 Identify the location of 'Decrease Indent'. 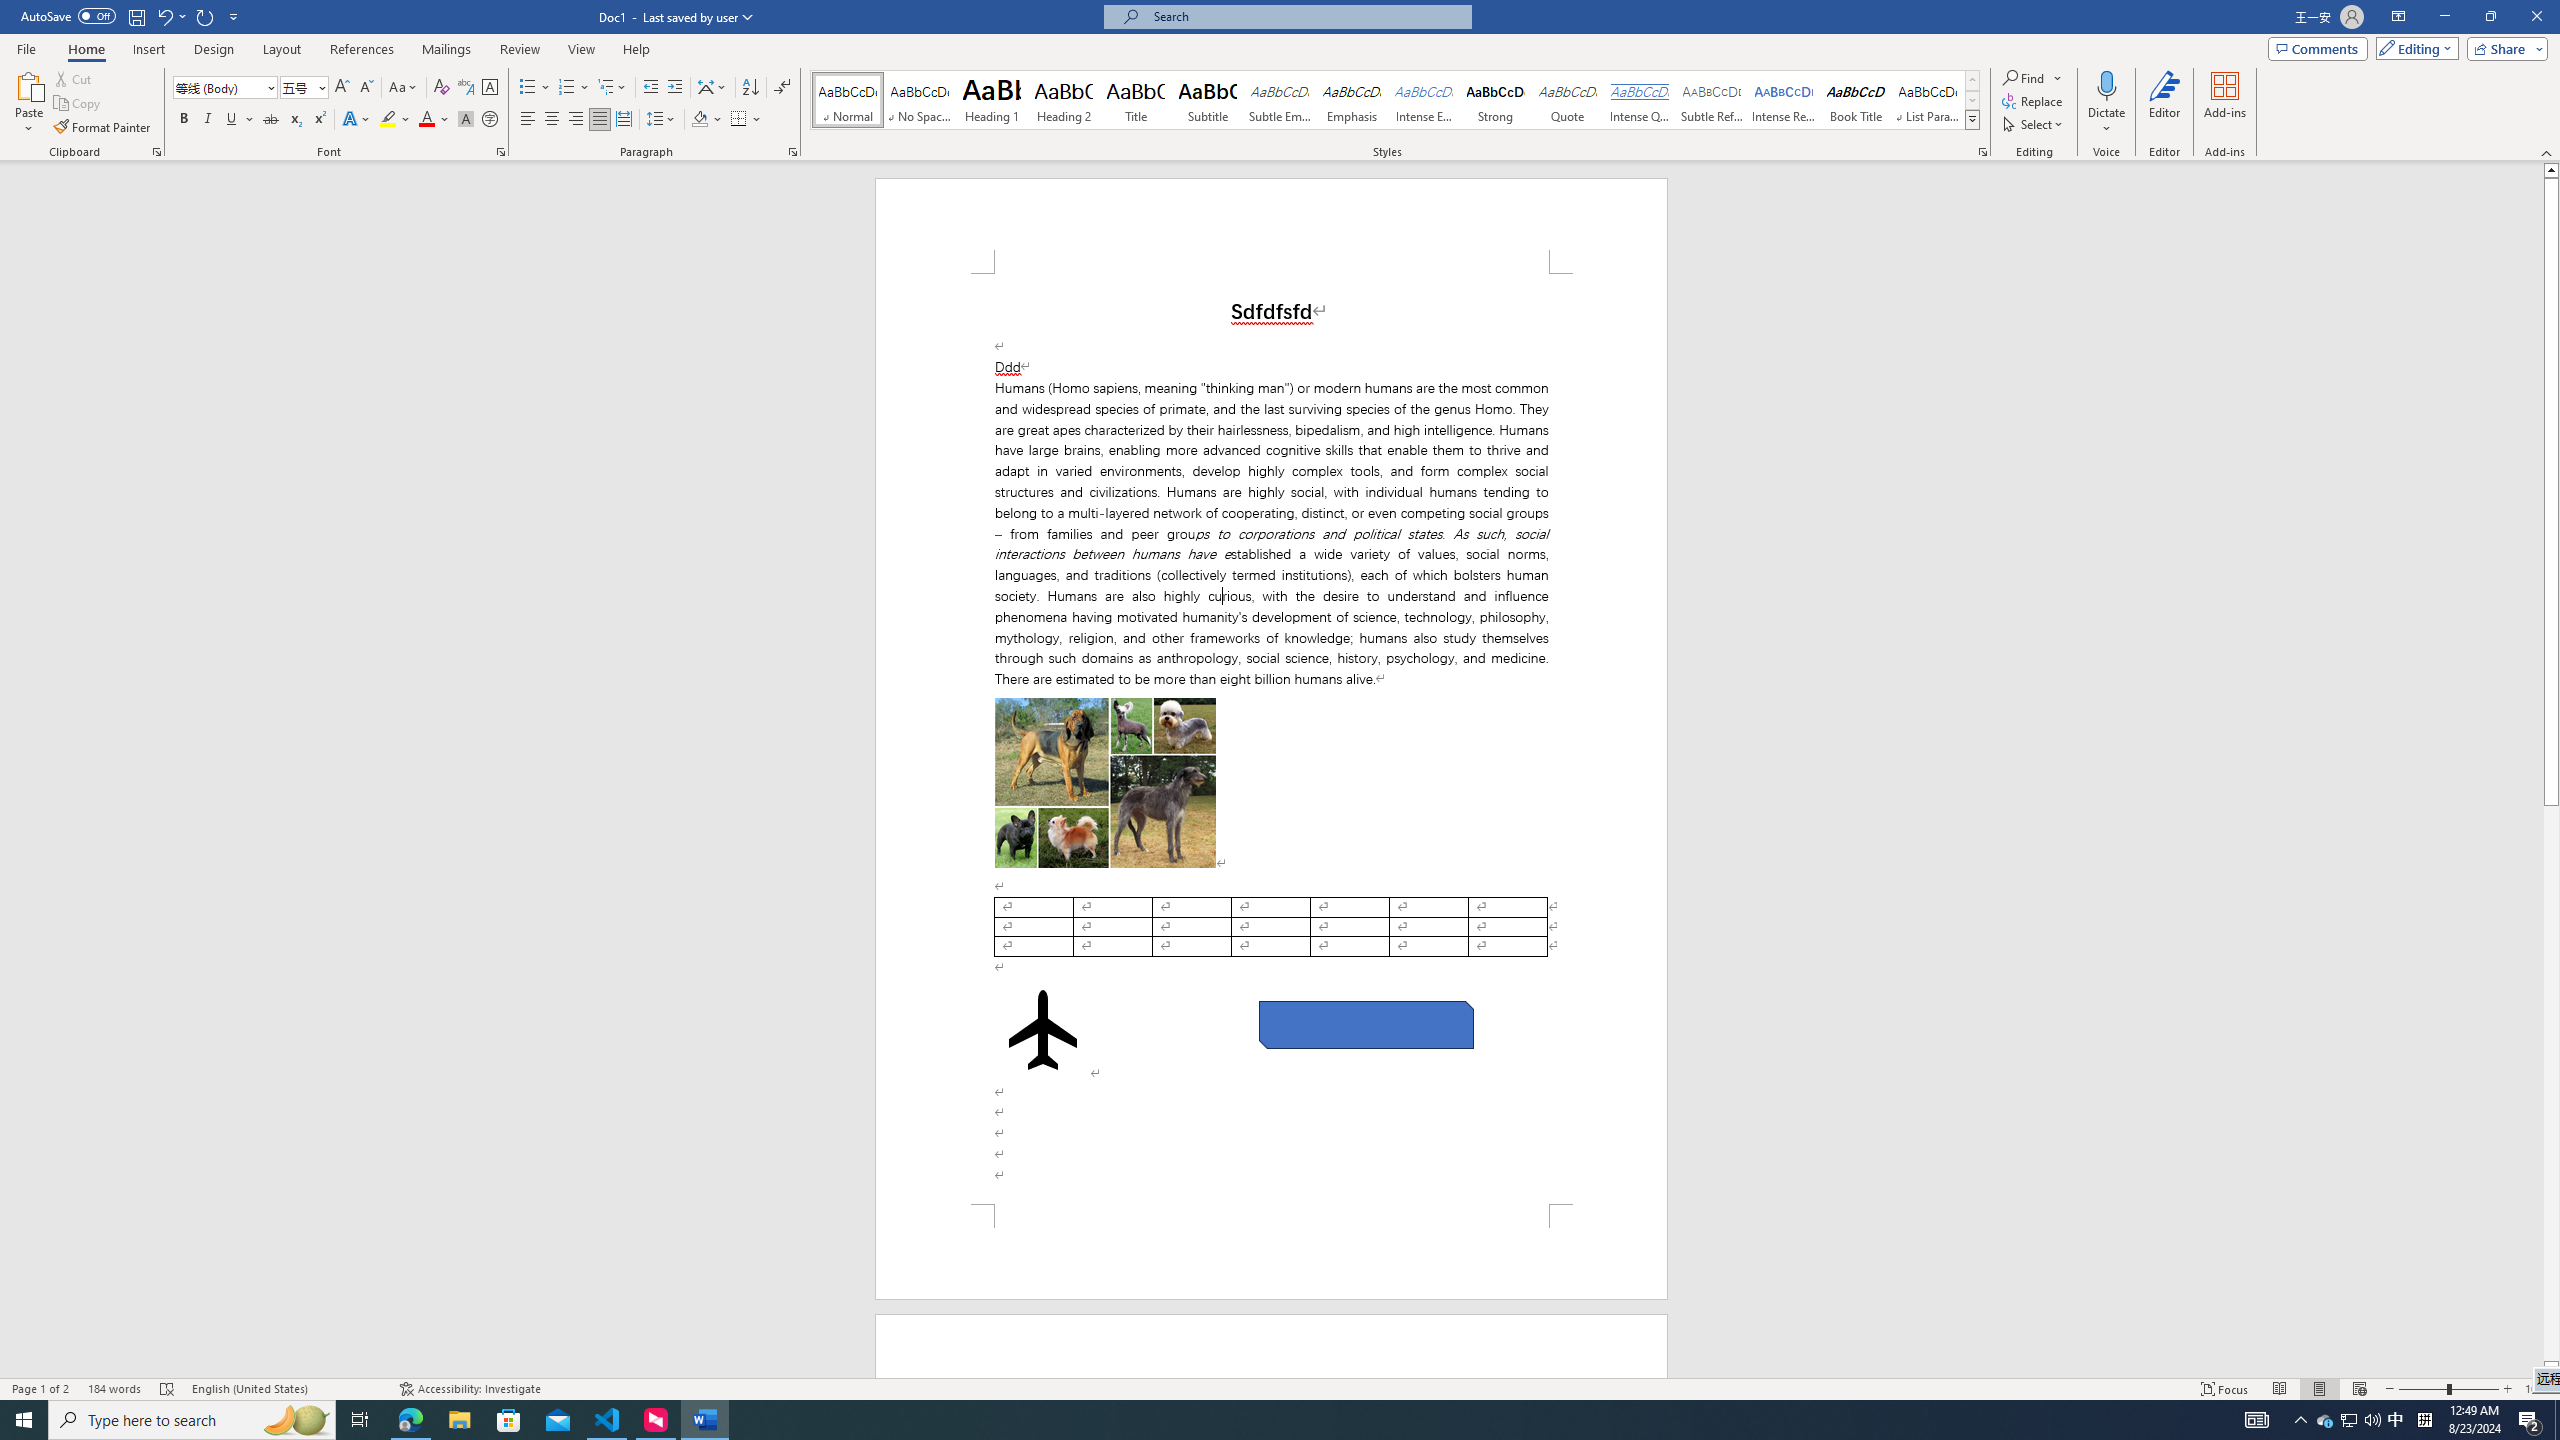
(651, 87).